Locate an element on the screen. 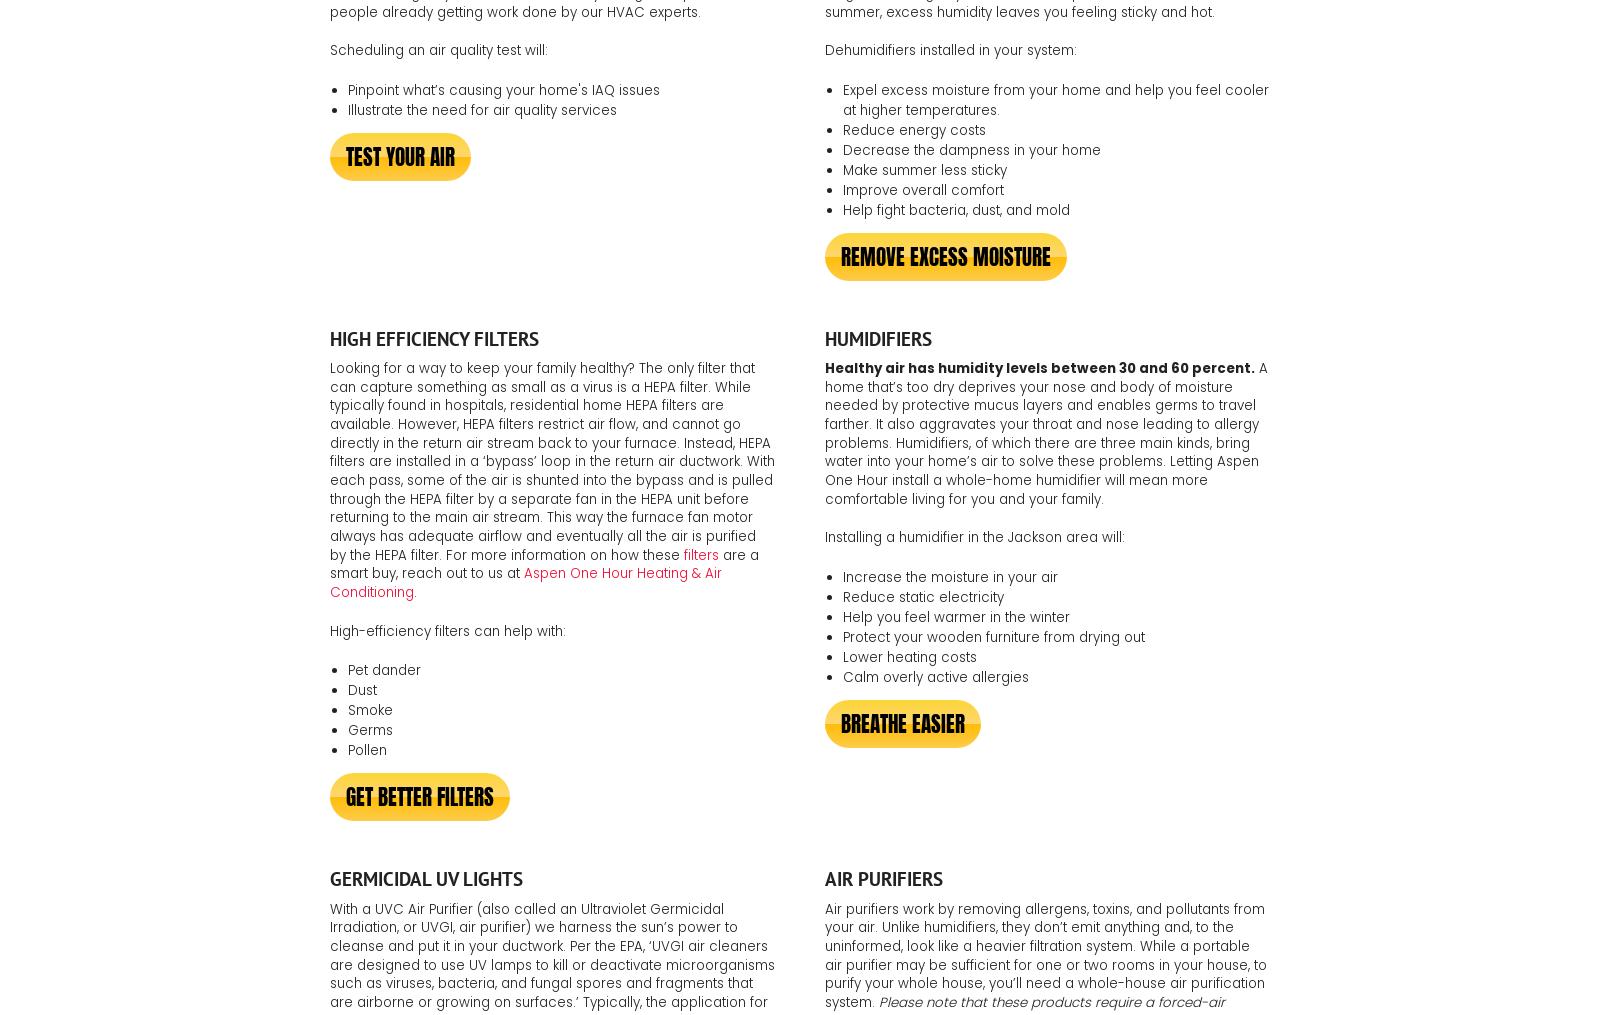 The height and width of the screenshot is (1015, 1600). 'Humidifiers' is located at coordinates (877, 338).